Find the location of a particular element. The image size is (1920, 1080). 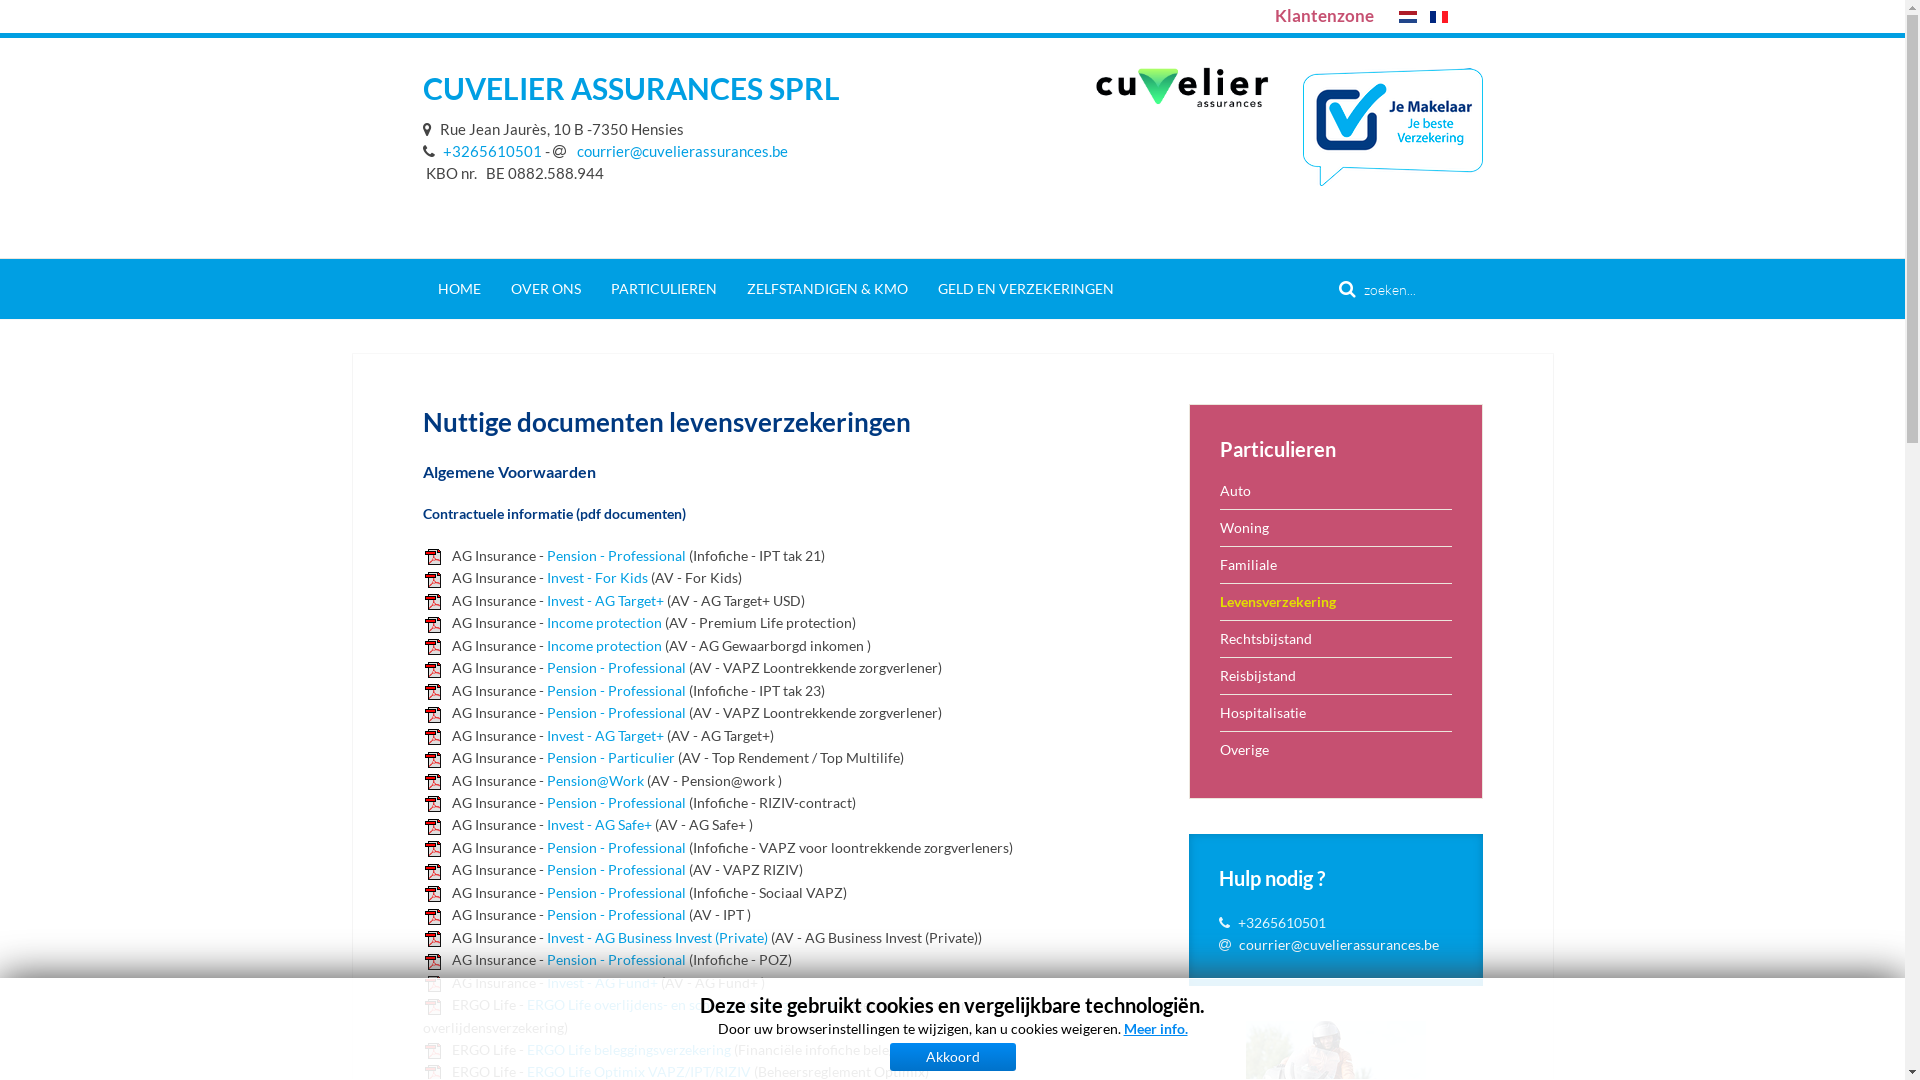

'OVER ONS' is located at coordinates (546, 289).